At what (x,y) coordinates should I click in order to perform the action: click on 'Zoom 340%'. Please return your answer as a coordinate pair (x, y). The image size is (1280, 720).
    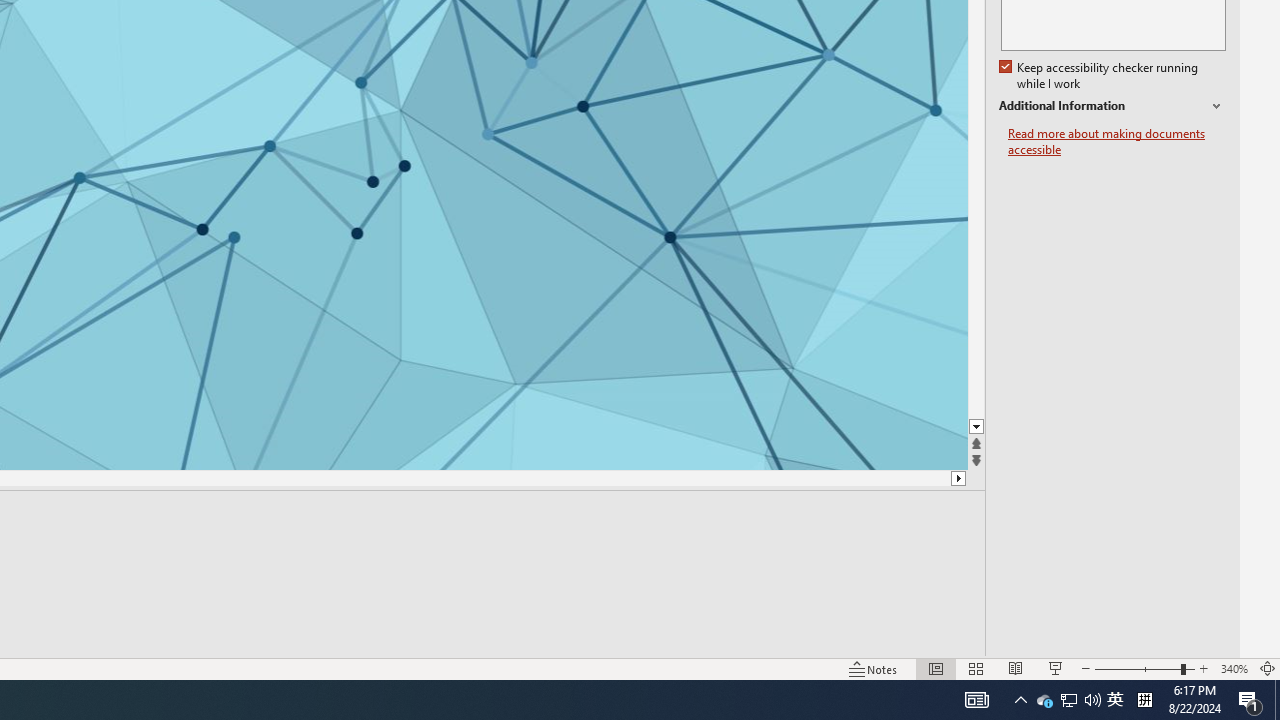
    Looking at the image, I should click on (1233, 669).